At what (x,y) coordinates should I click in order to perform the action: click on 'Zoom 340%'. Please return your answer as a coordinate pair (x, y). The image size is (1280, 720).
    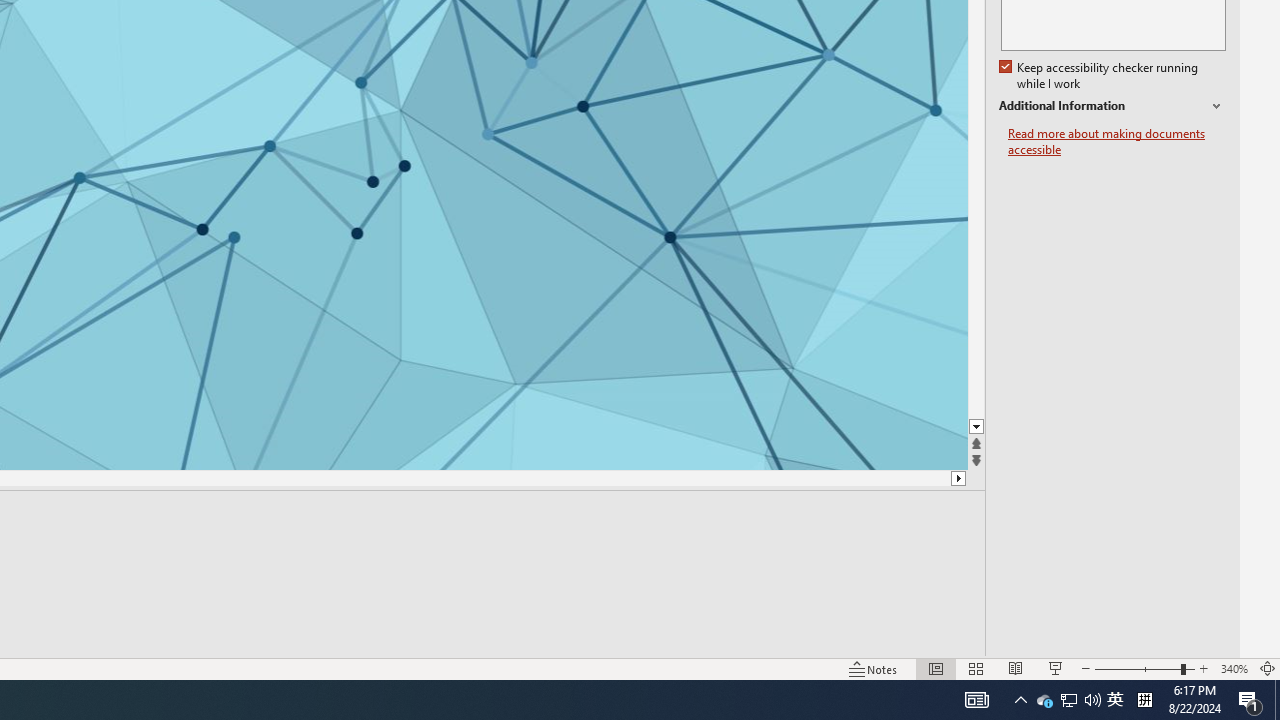
    Looking at the image, I should click on (1233, 669).